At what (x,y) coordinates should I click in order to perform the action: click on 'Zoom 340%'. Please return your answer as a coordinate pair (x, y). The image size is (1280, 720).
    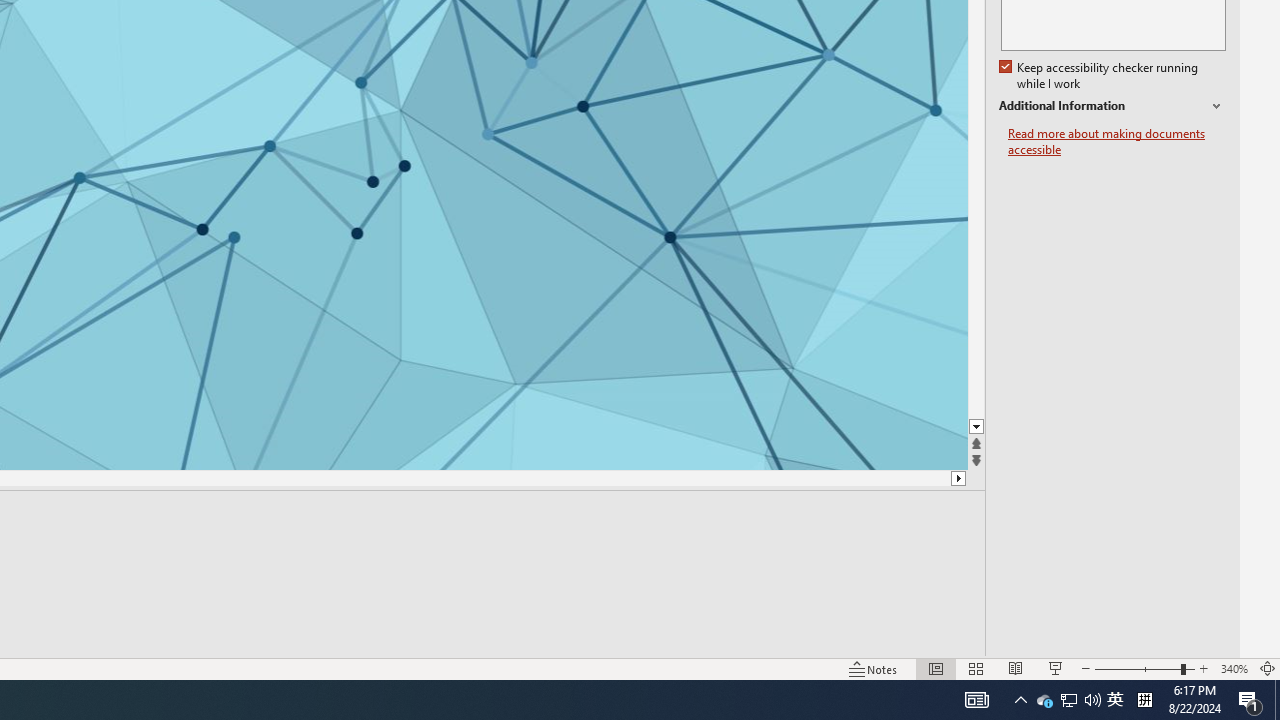
    Looking at the image, I should click on (1233, 669).